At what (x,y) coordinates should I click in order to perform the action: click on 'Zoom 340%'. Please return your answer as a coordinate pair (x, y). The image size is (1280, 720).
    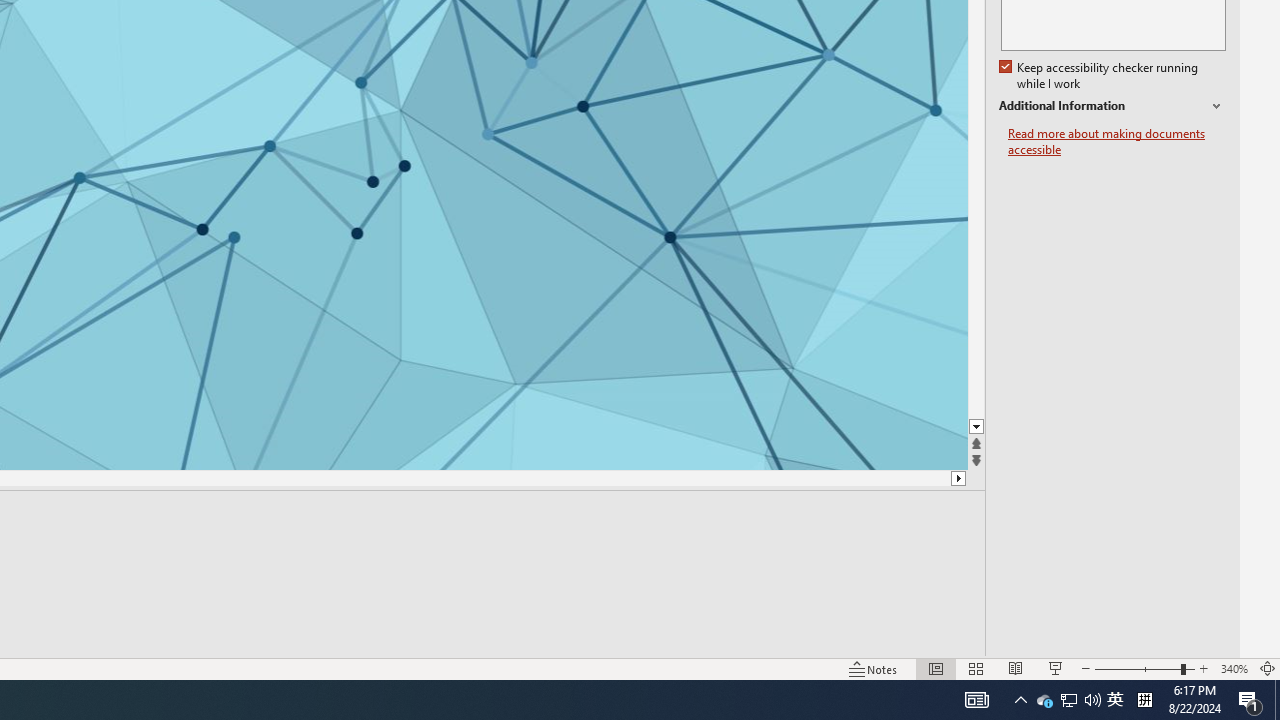
    Looking at the image, I should click on (1233, 669).